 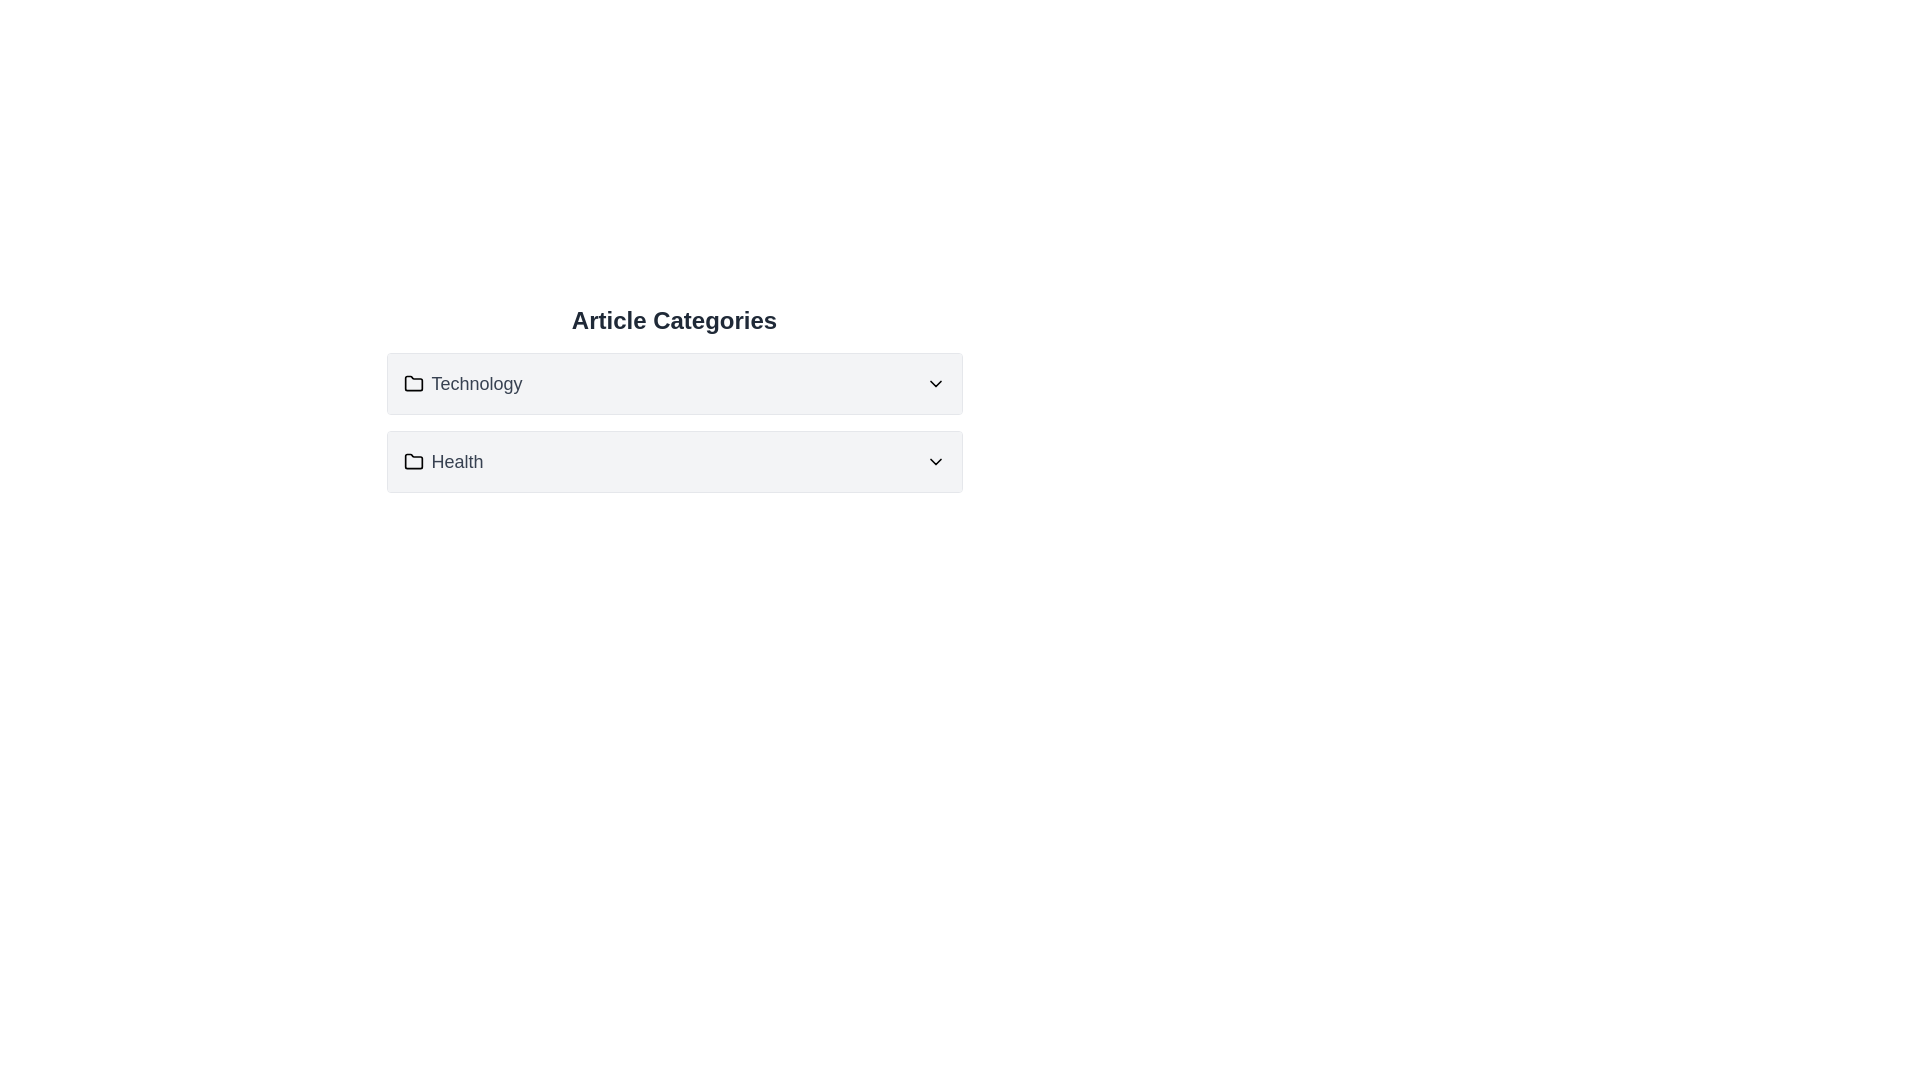 What do you see at coordinates (462, 384) in the screenshot?
I see `the 'Technology' list item` at bounding box center [462, 384].